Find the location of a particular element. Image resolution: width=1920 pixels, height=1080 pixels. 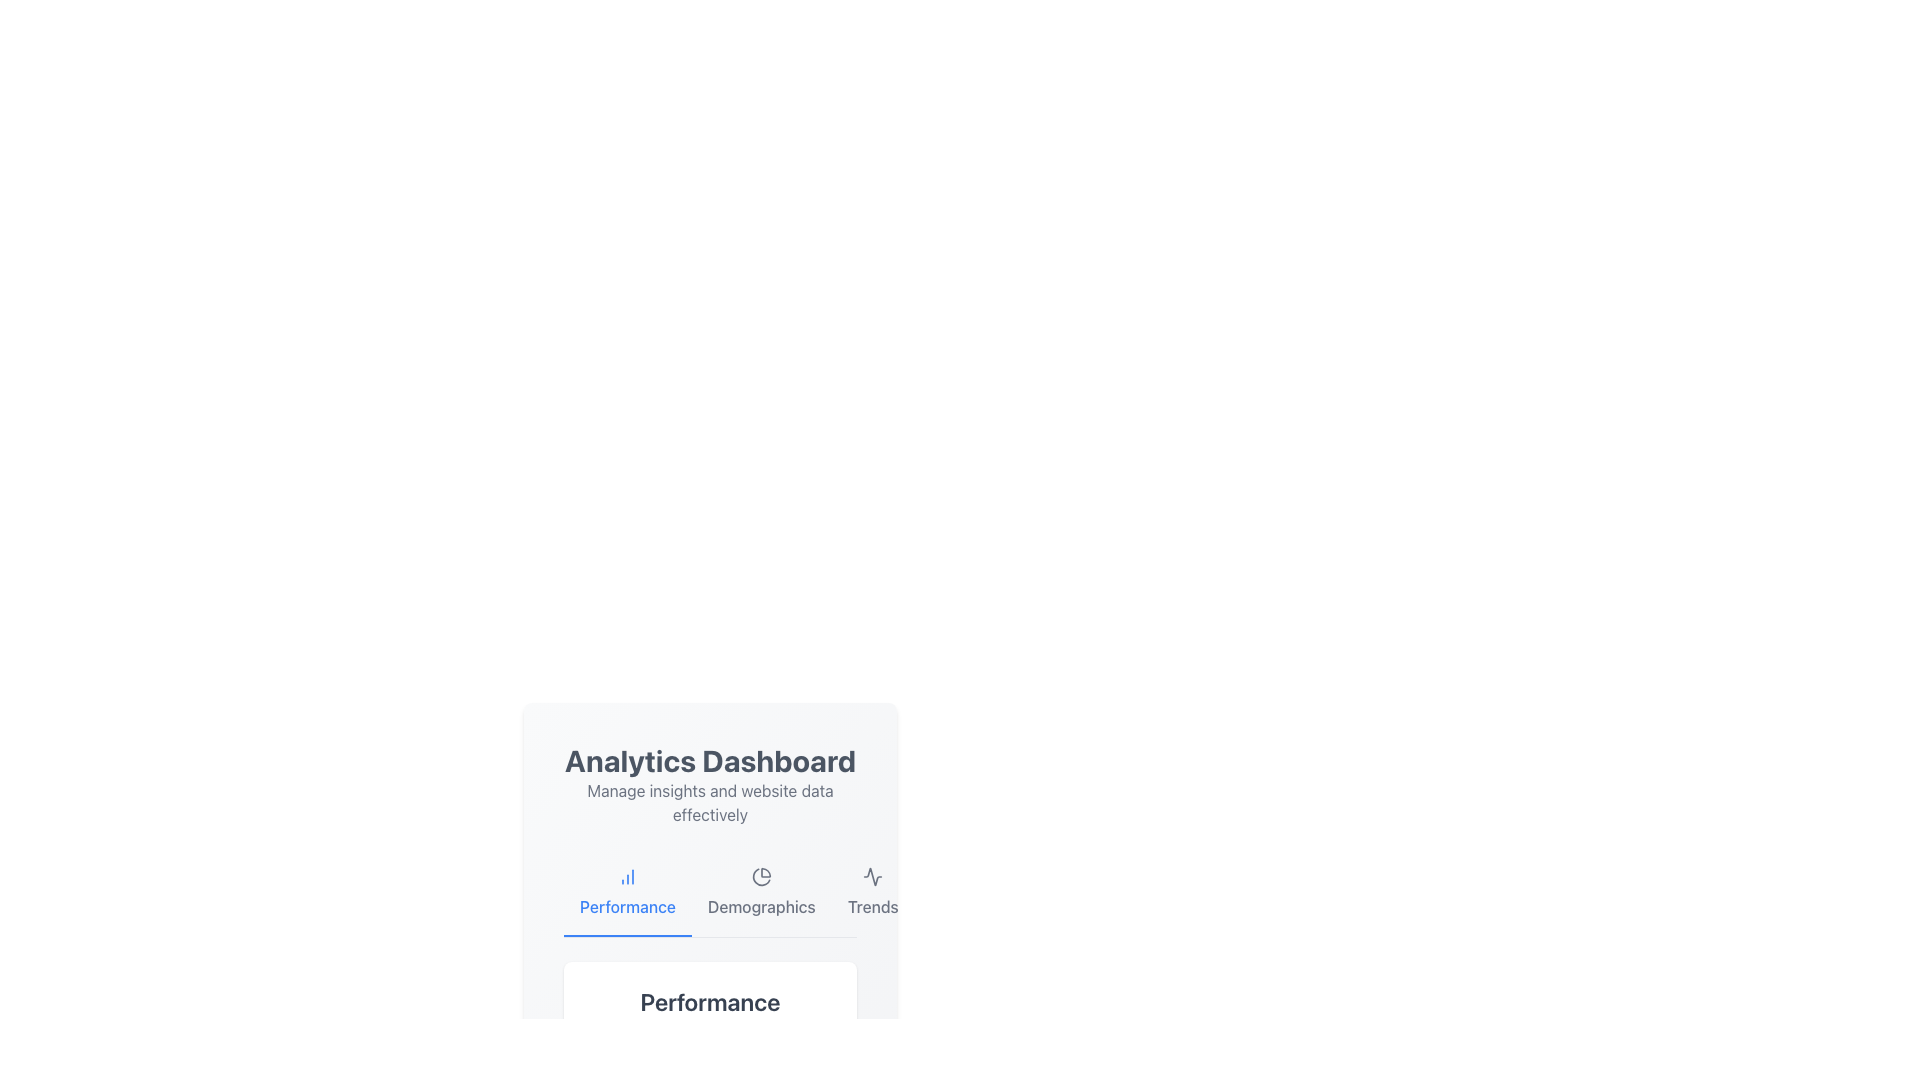

the 'Performance' tab item, which is the first vertical layout element on the left containing a blue icon and text is located at coordinates (627, 893).